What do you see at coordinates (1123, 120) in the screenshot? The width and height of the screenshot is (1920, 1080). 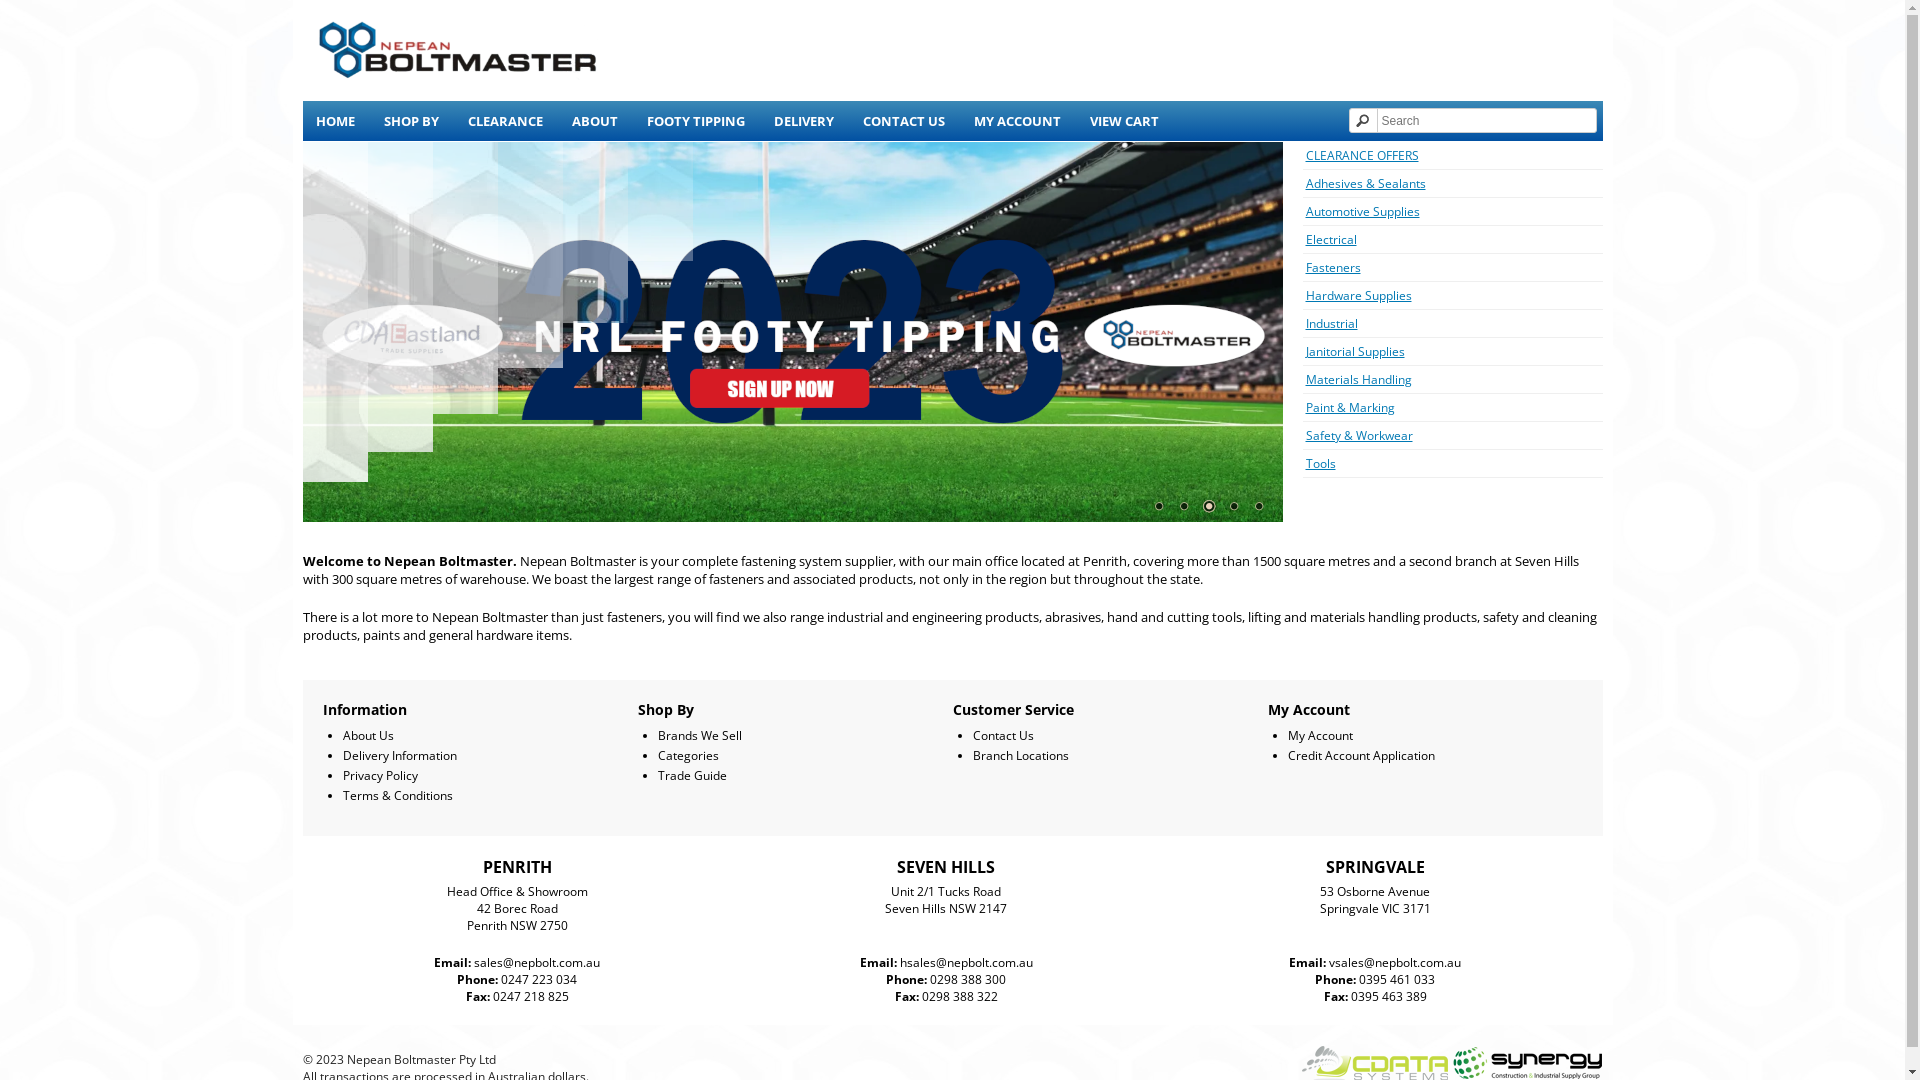 I see `'VIEW CART'` at bounding box center [1123, 120].